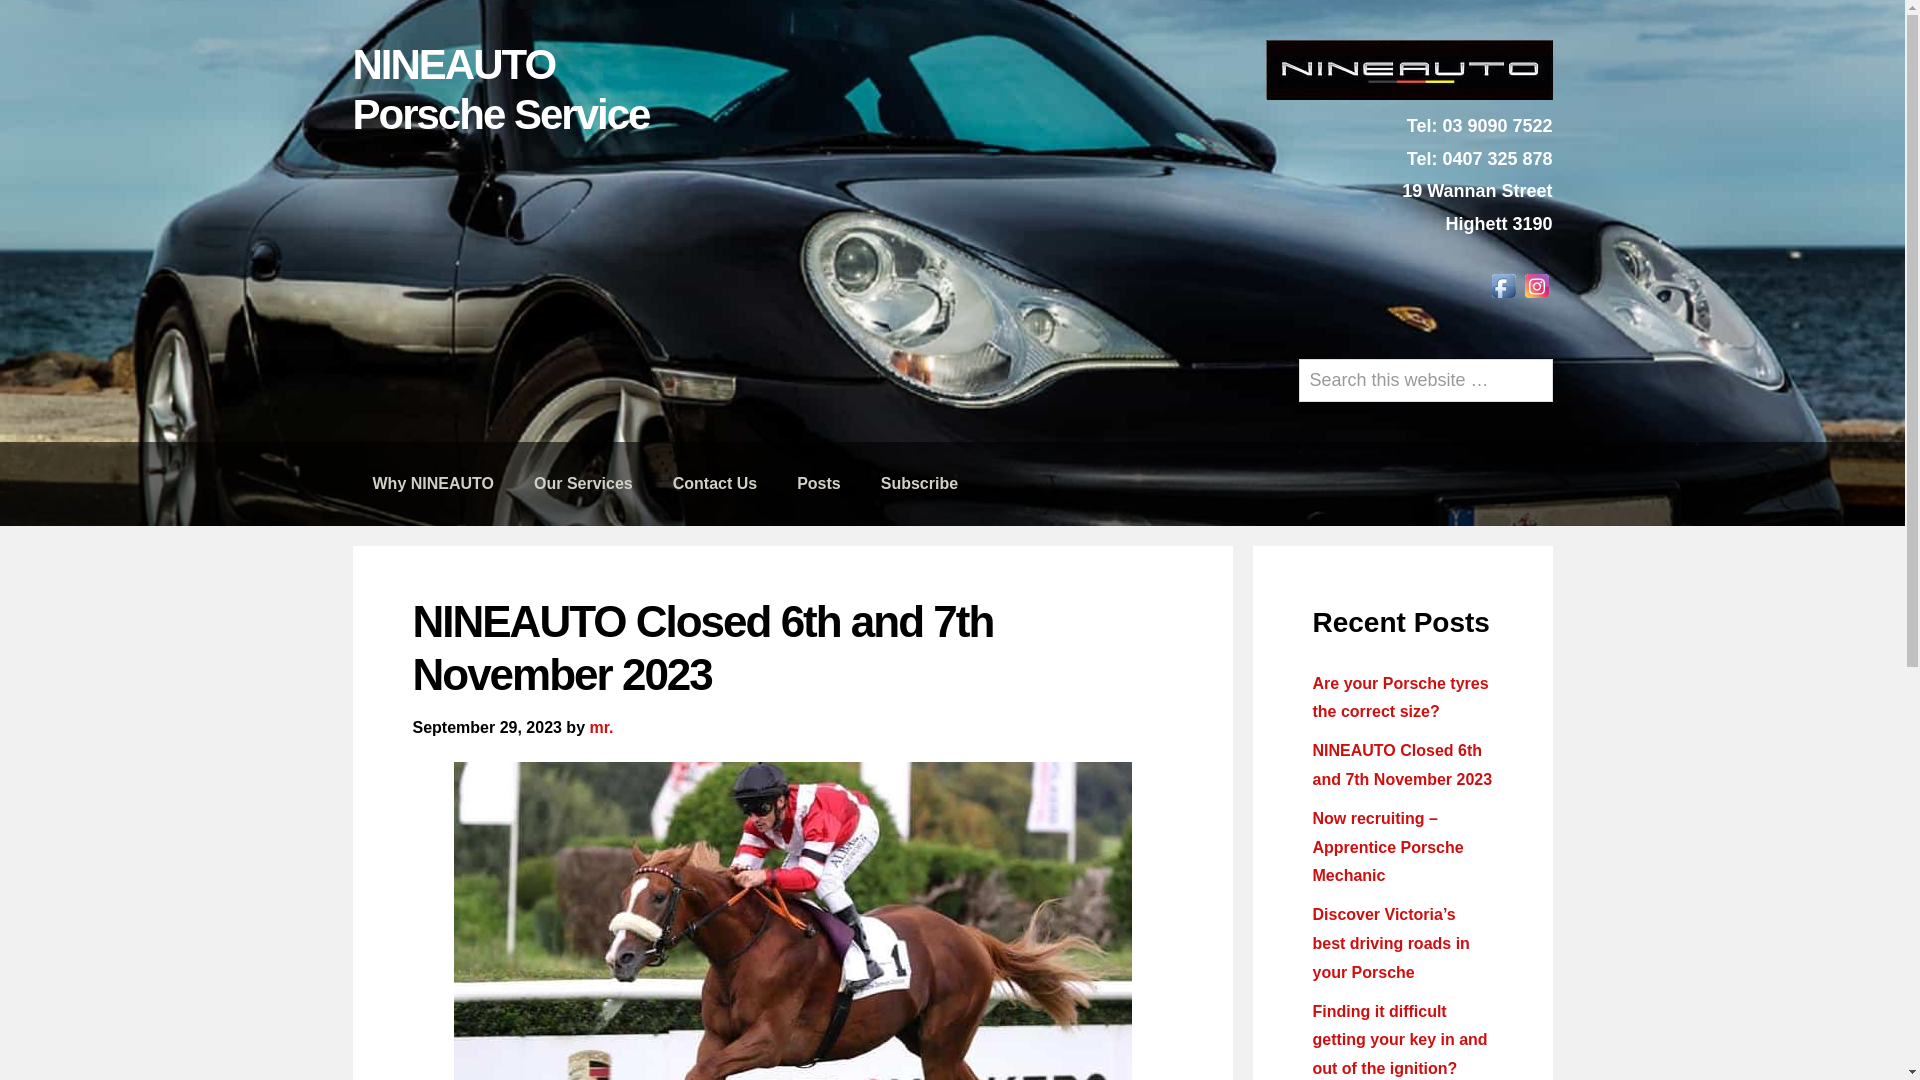 The width and height of the screenshot is (1920, 1080). What do you see at coordinates (1405, 126) in the screenshot?
I see `'Tel: 03 9090 7522'` at bounding box center [1405, 126].